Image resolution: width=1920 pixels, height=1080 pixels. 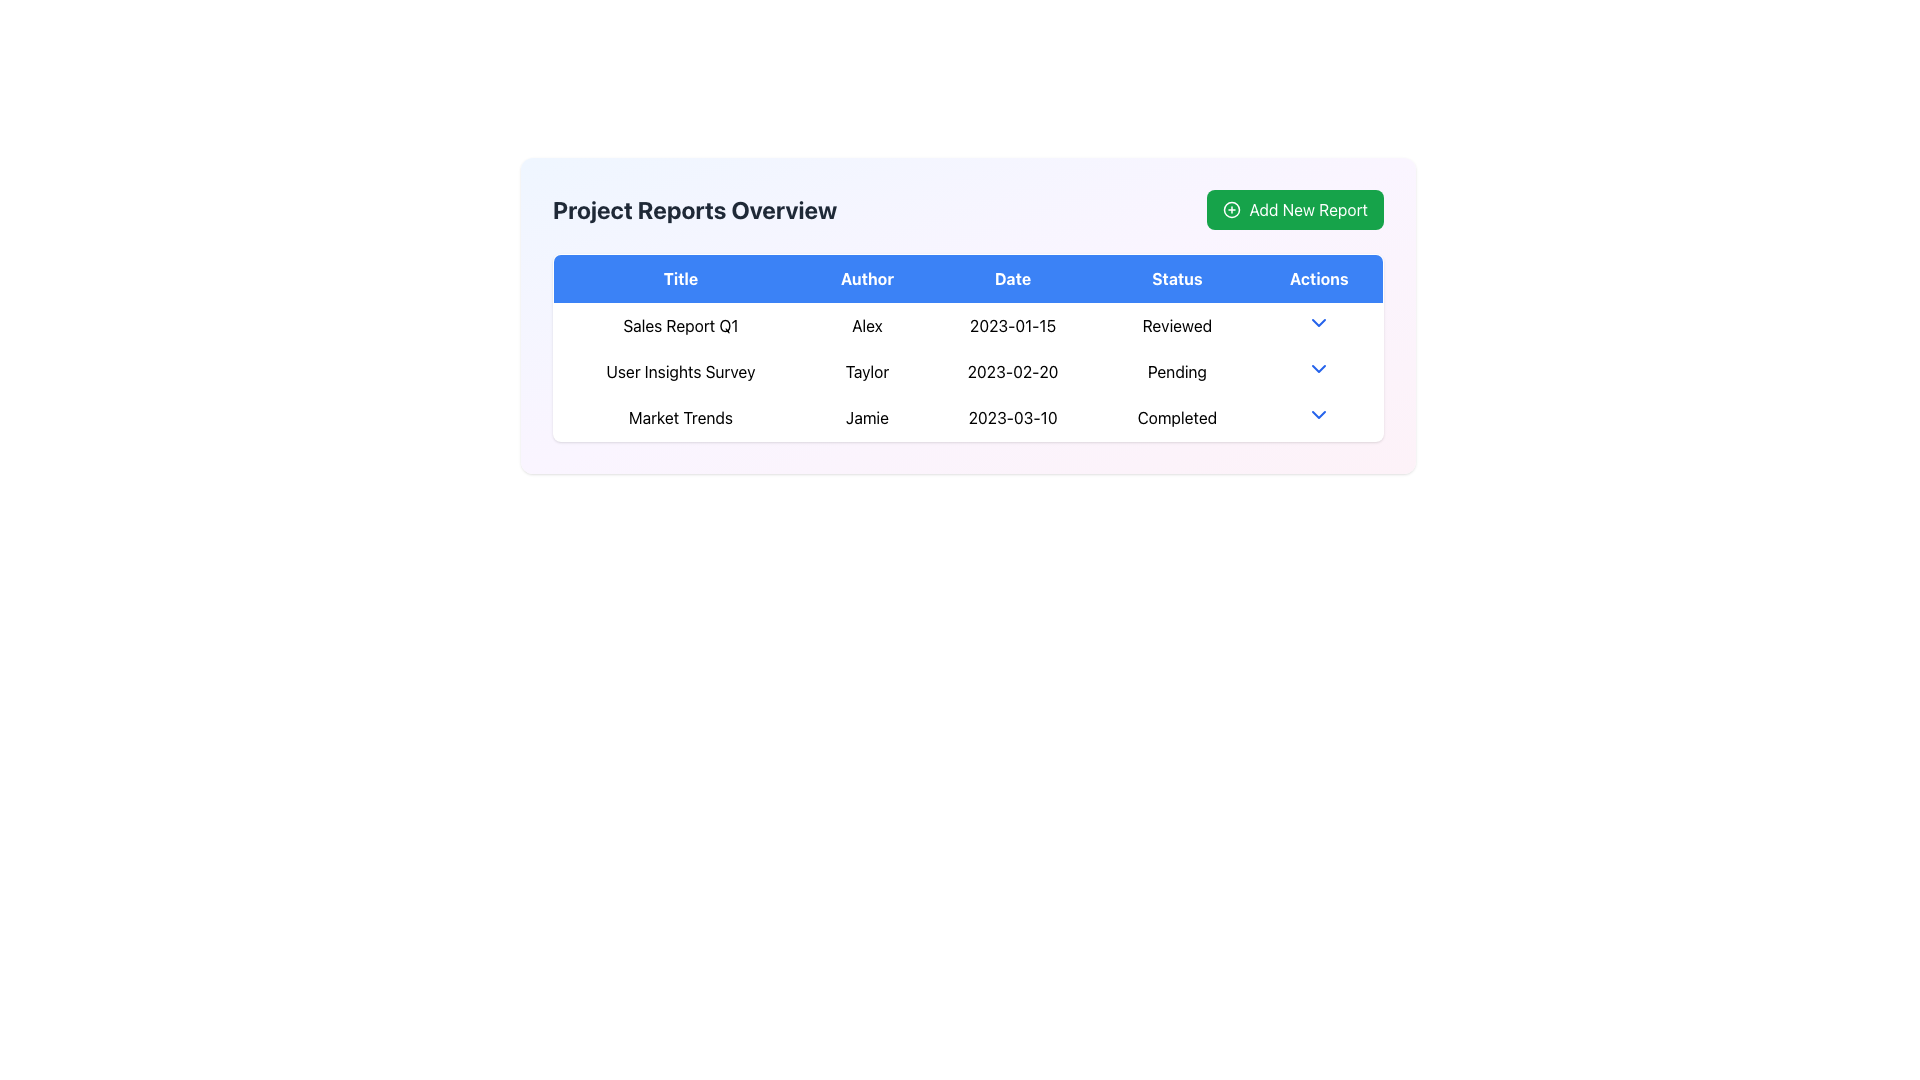 What do you see at coordinates (867, 325) in the screenshot?
I see `text content of the Text Label representing the author attribute in the project report summaries table, located under the 'Author' column, following 'Sales Report Q1'` at bounding box center [867, 325].